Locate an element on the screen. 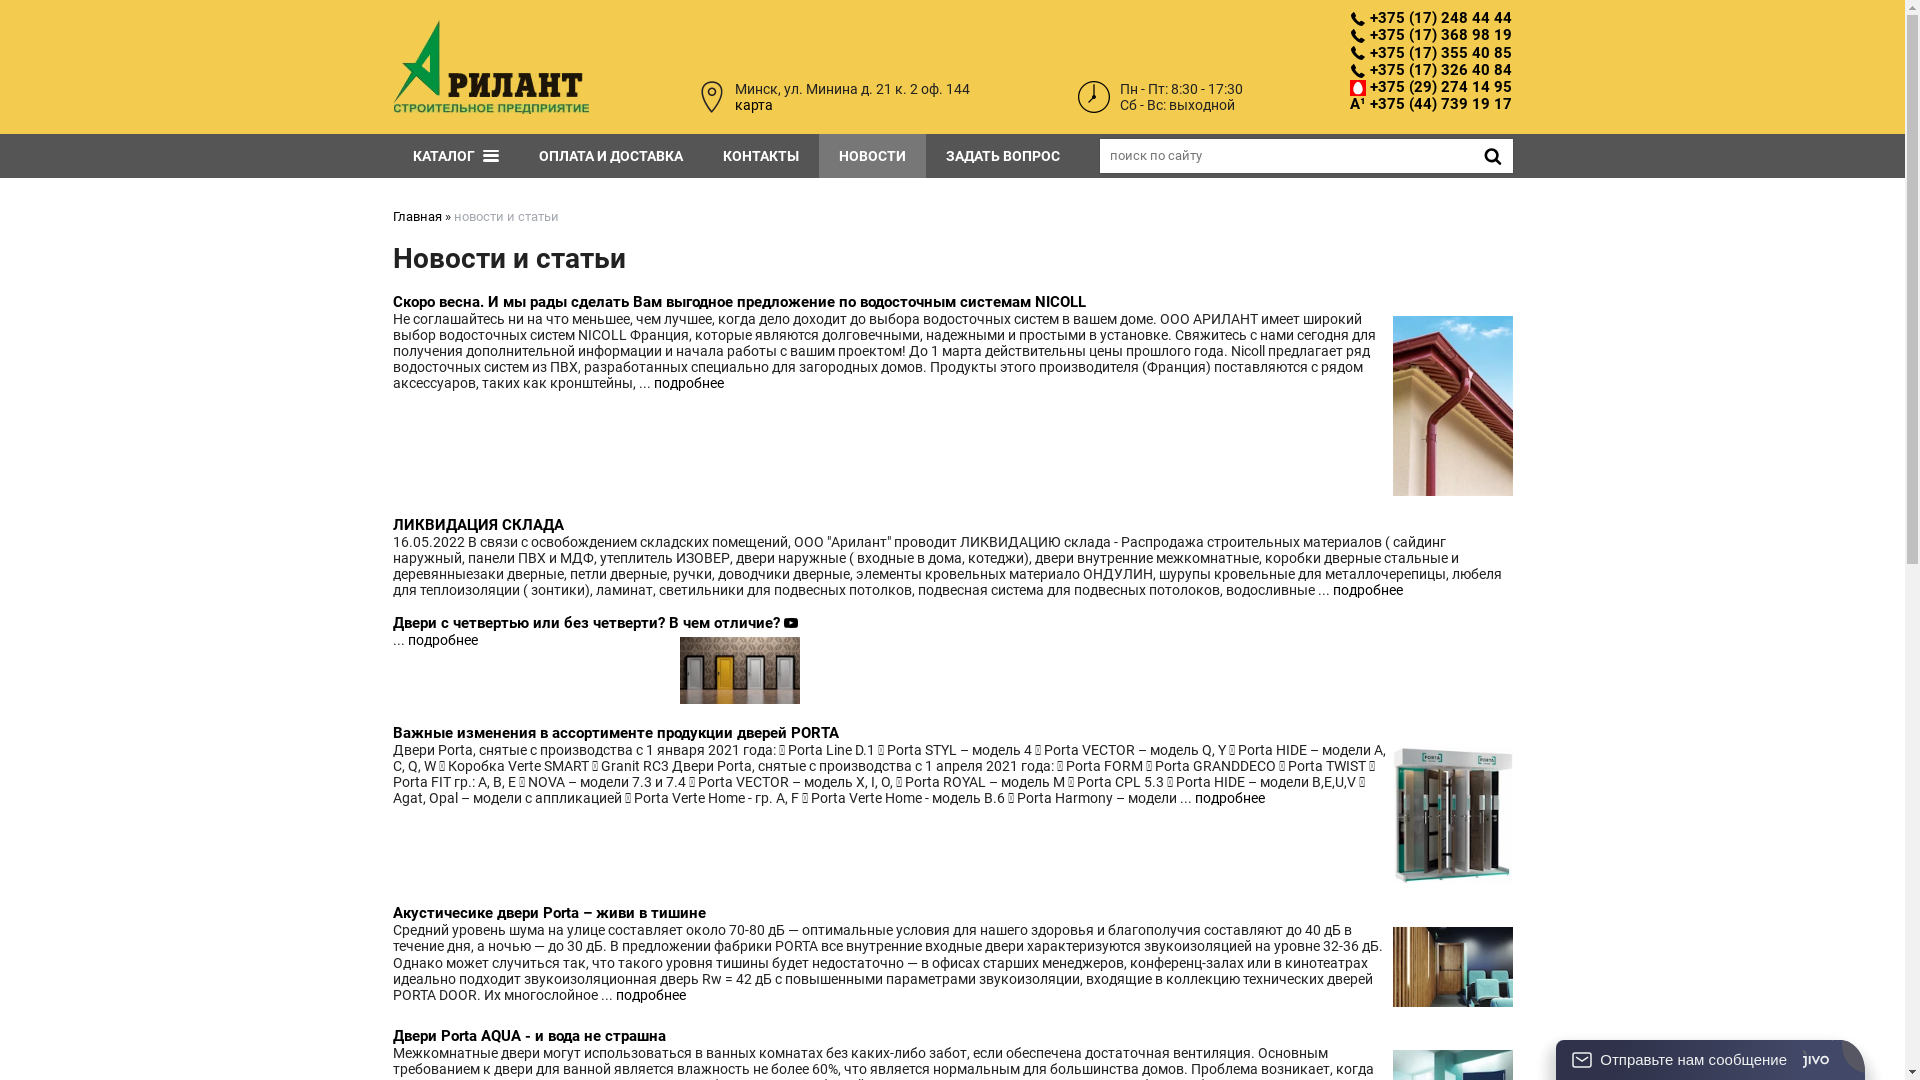 The height and width of the screenshot is (1080, 1920). '+375 (17) 355 40 85' is located at coordinates (1429, 51).